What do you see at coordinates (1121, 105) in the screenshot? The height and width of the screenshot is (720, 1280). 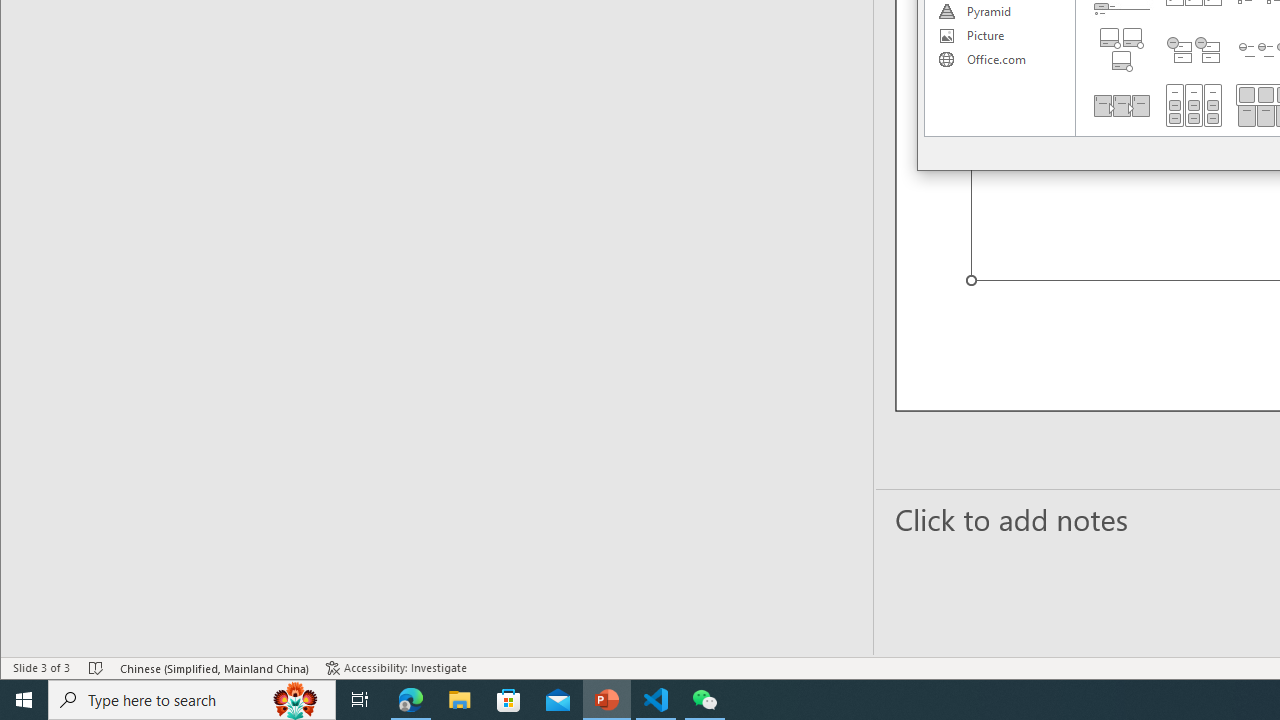 I see `'Detailed Process'` at bounding box center [1121, 105].